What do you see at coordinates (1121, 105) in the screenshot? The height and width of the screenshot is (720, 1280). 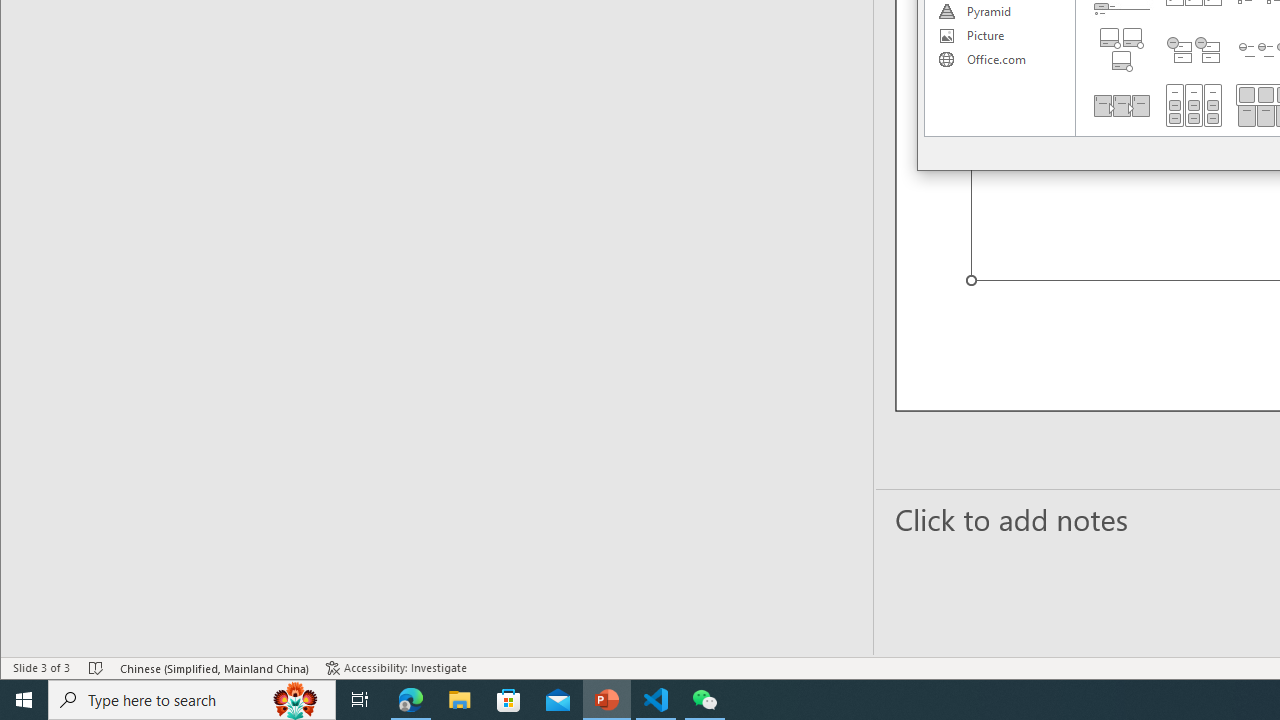 I see `'Detailed Process'` at bounding box center [1121, 105].